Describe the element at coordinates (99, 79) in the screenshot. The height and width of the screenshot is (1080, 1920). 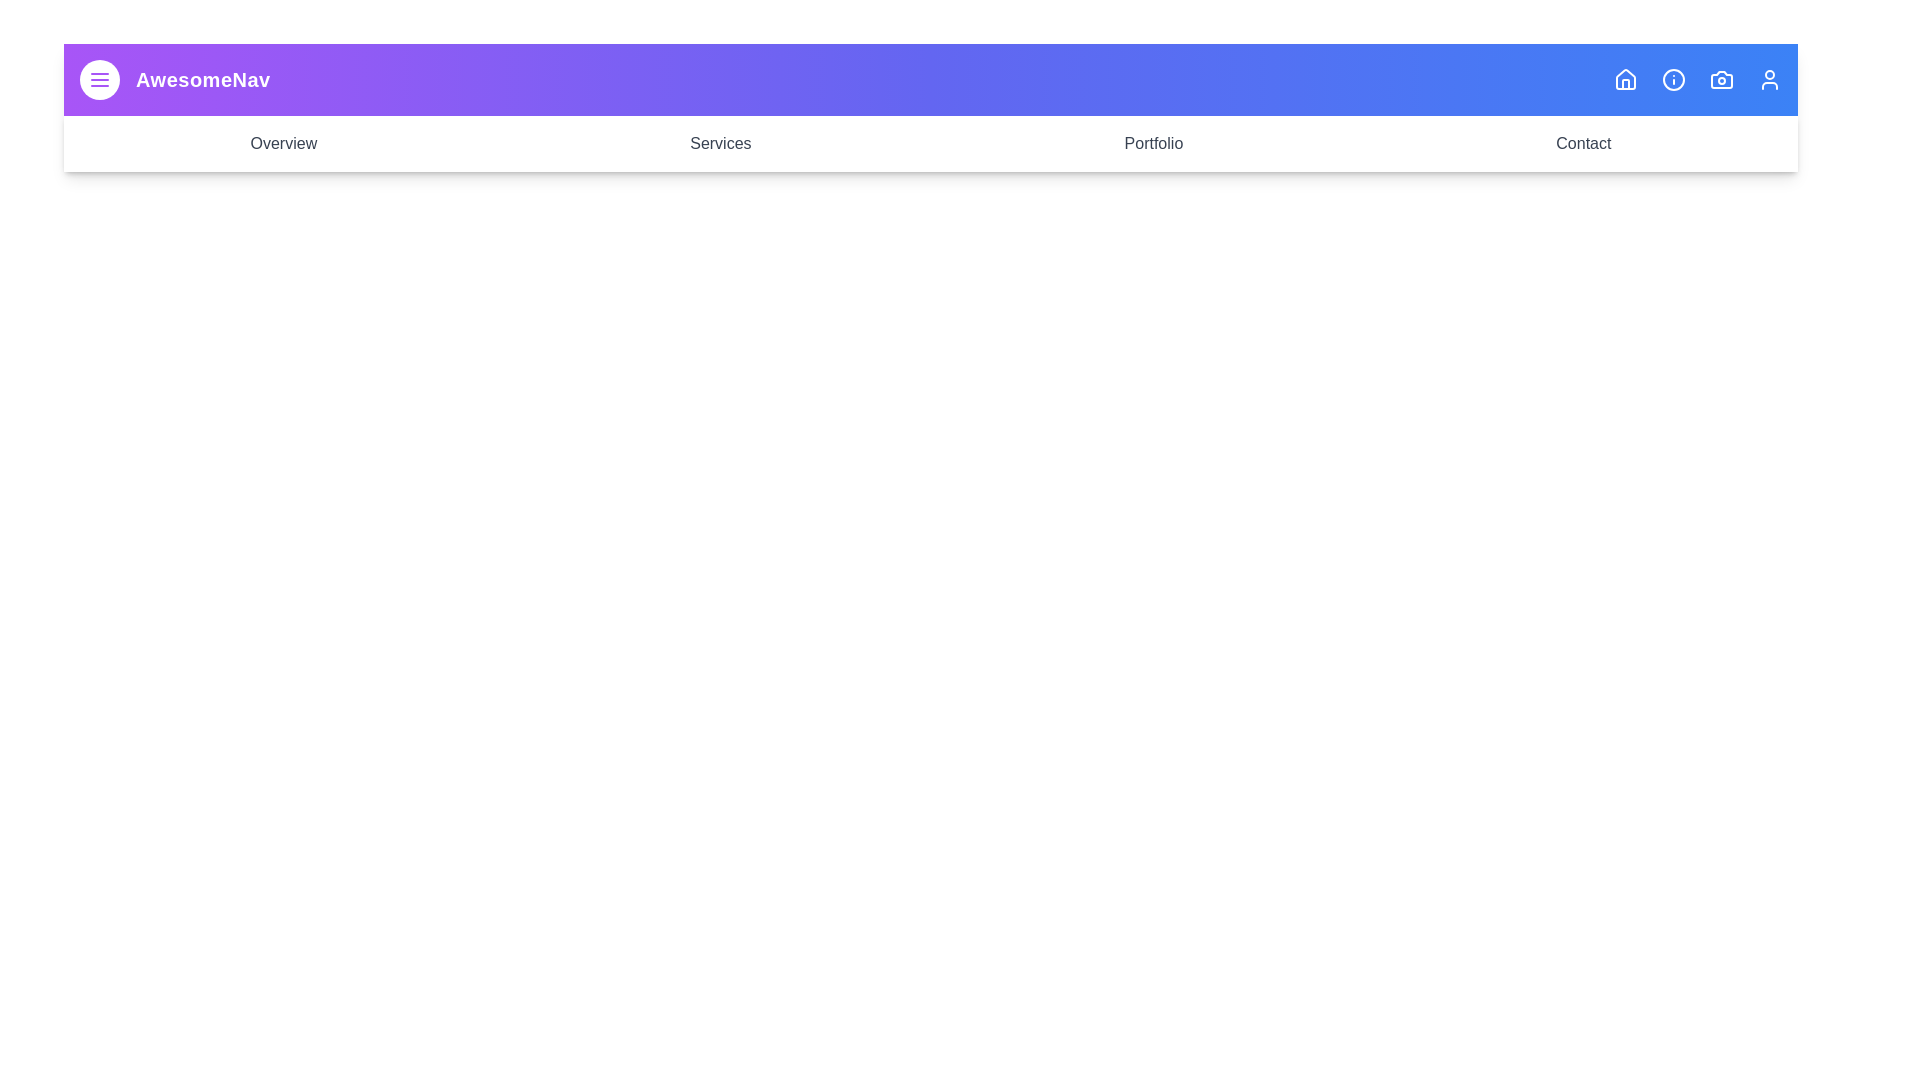
I see `the menu button to toggle the menu visibility` at that location.